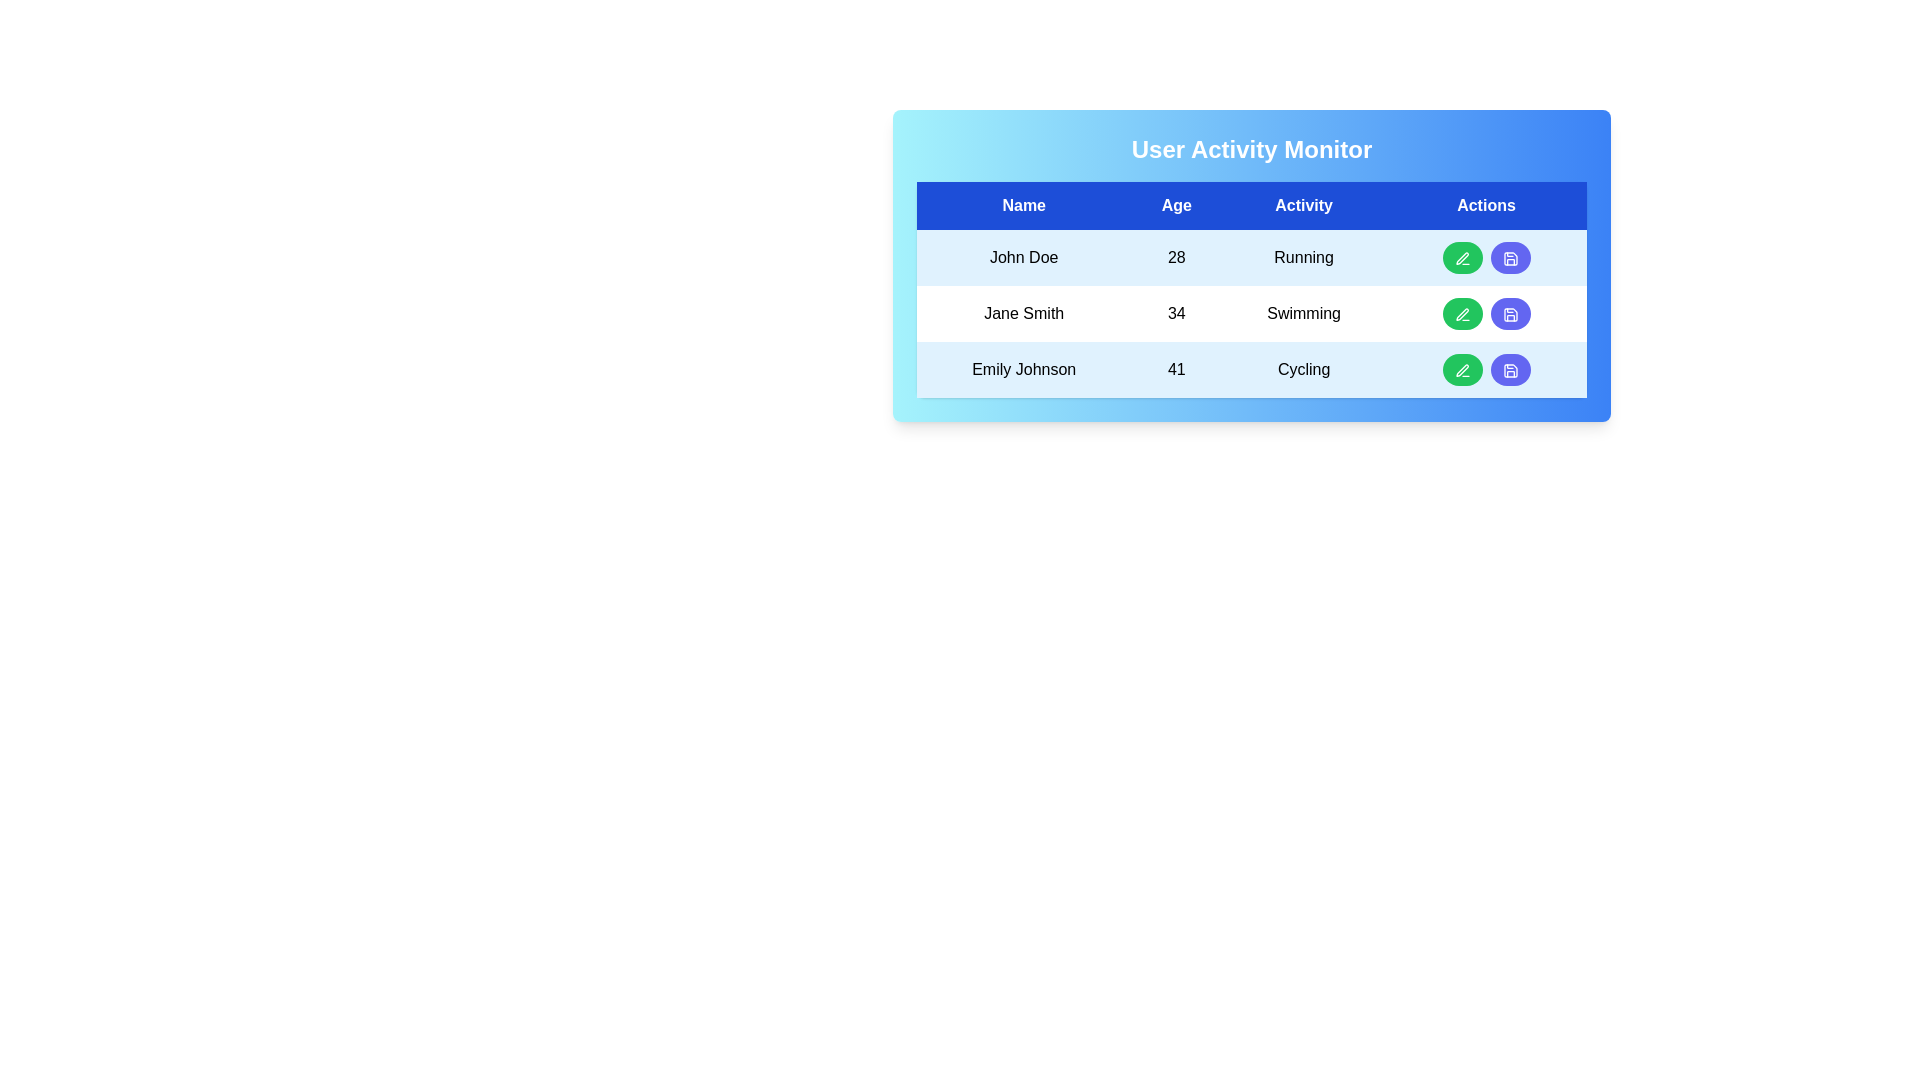 This screenshot has width=1920, height=1080. Describe the element at coordinates (1251, 370) in the screenshot. I see `the row corresponding to Emily Johnson` at that location.